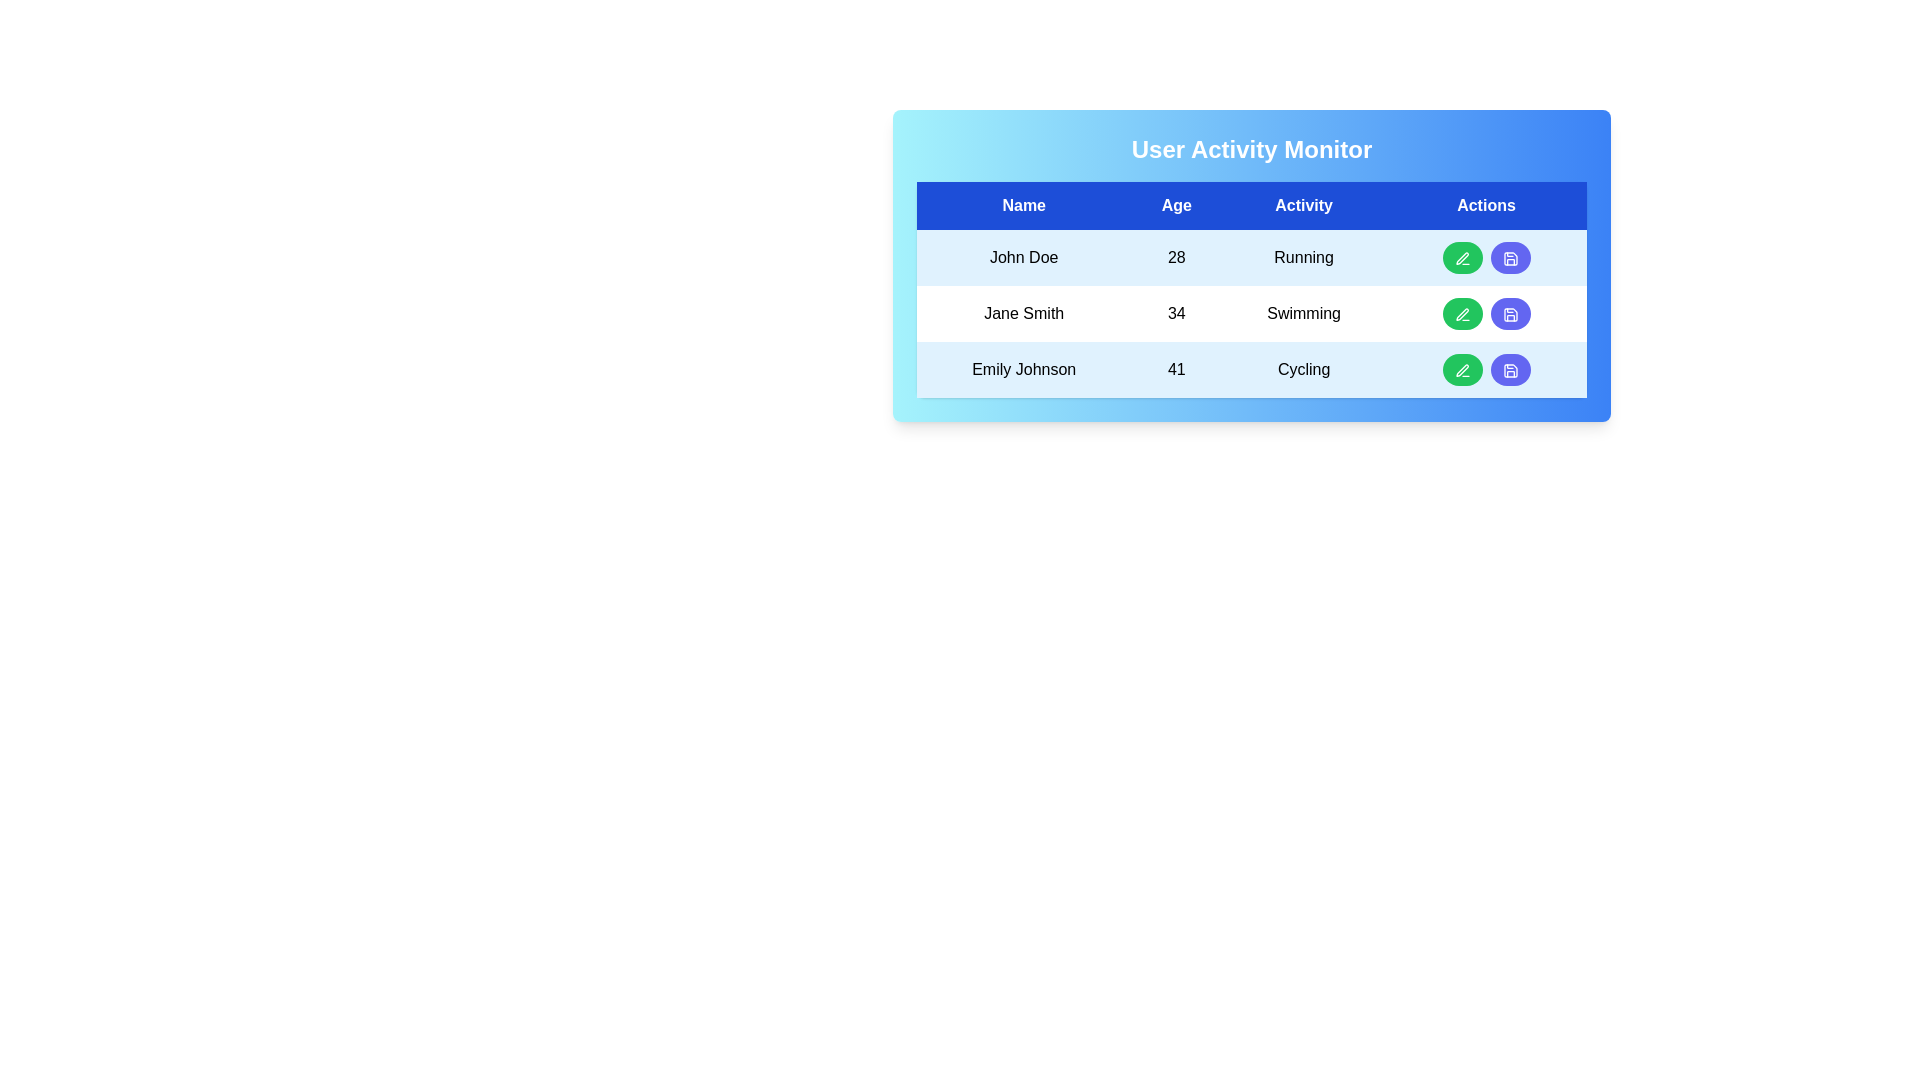 This screenshot has width=1920, height=1080. Describe the element at coordinates (1251, 370) in the screenshot. I see `the row corresponding to Emily Johnson` at that location.